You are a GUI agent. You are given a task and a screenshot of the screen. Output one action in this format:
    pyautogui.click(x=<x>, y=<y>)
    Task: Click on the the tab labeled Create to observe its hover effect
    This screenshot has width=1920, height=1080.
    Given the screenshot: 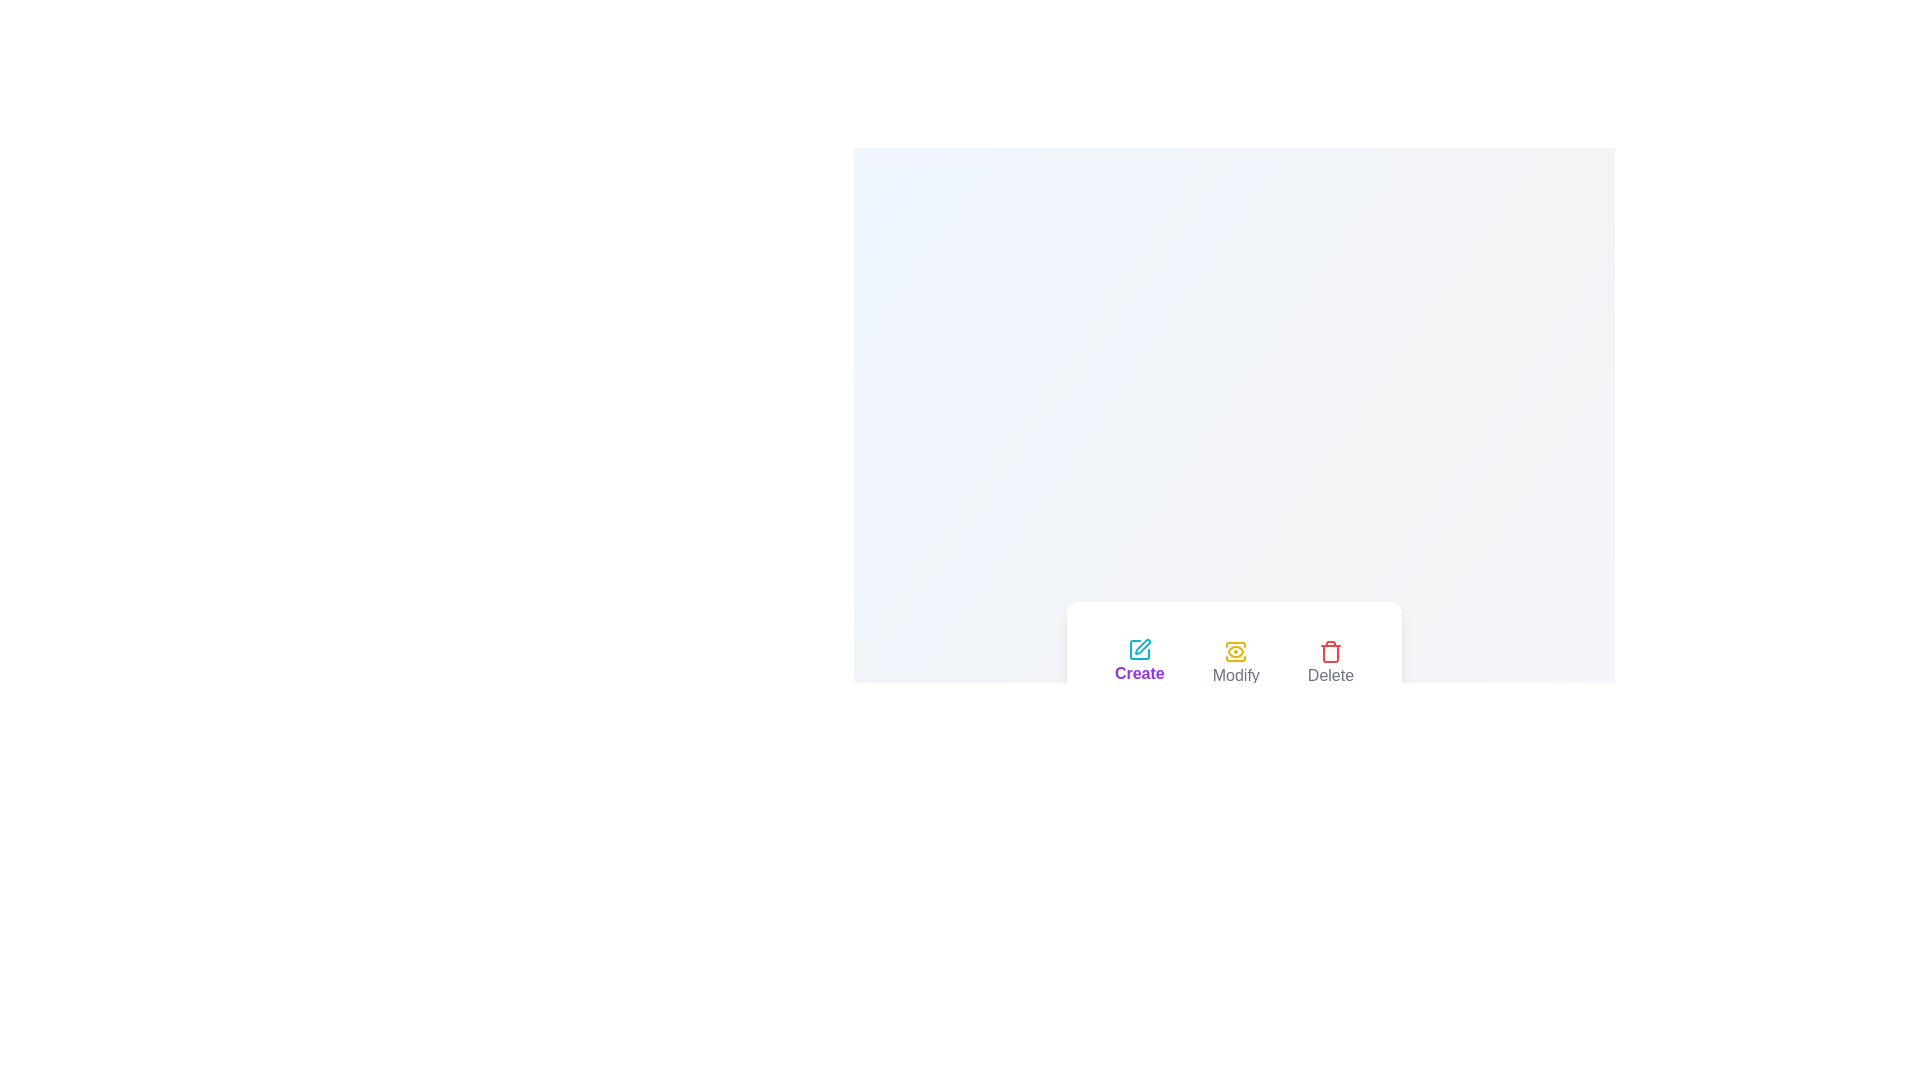 What is the action you would take?
    pyautogui.click(x=1139, y=663)
    